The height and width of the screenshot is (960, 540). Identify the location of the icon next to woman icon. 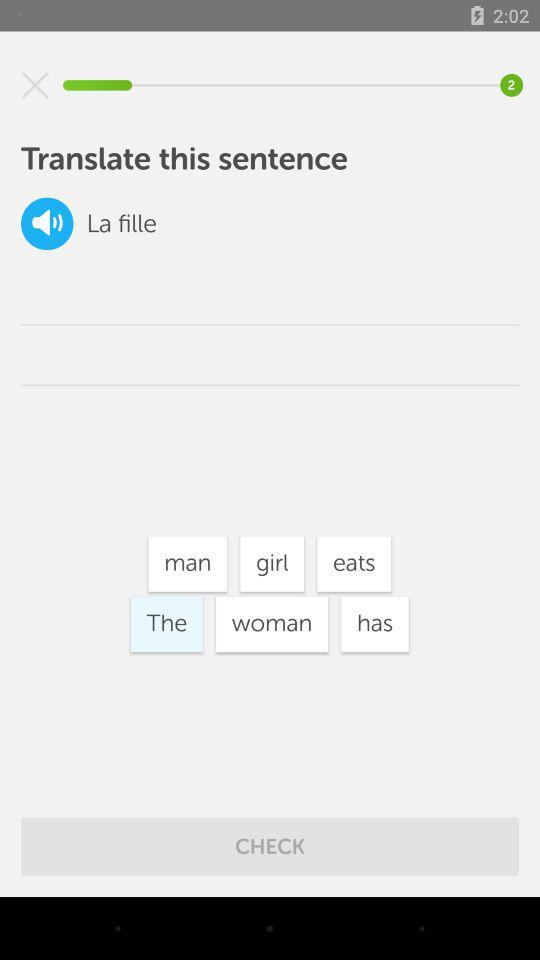
(374, 623).